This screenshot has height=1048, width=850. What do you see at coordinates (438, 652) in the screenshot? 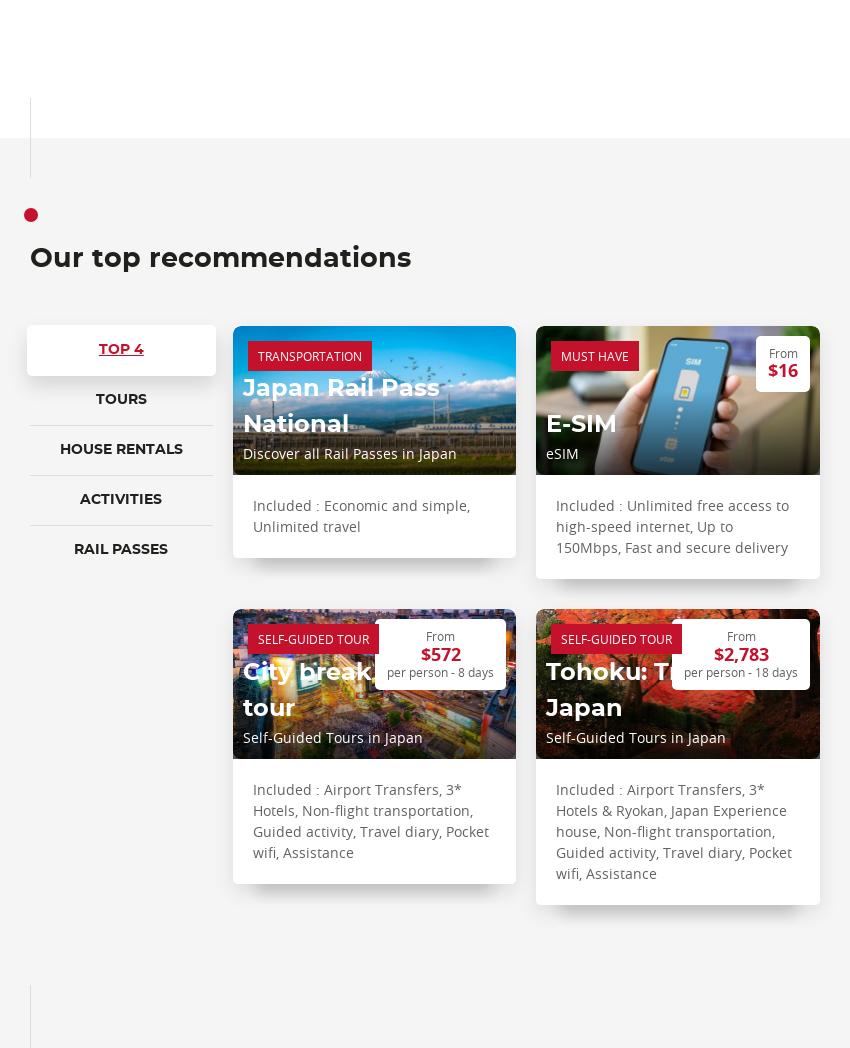
I see `'$572'` at bounding box center [438, 652].